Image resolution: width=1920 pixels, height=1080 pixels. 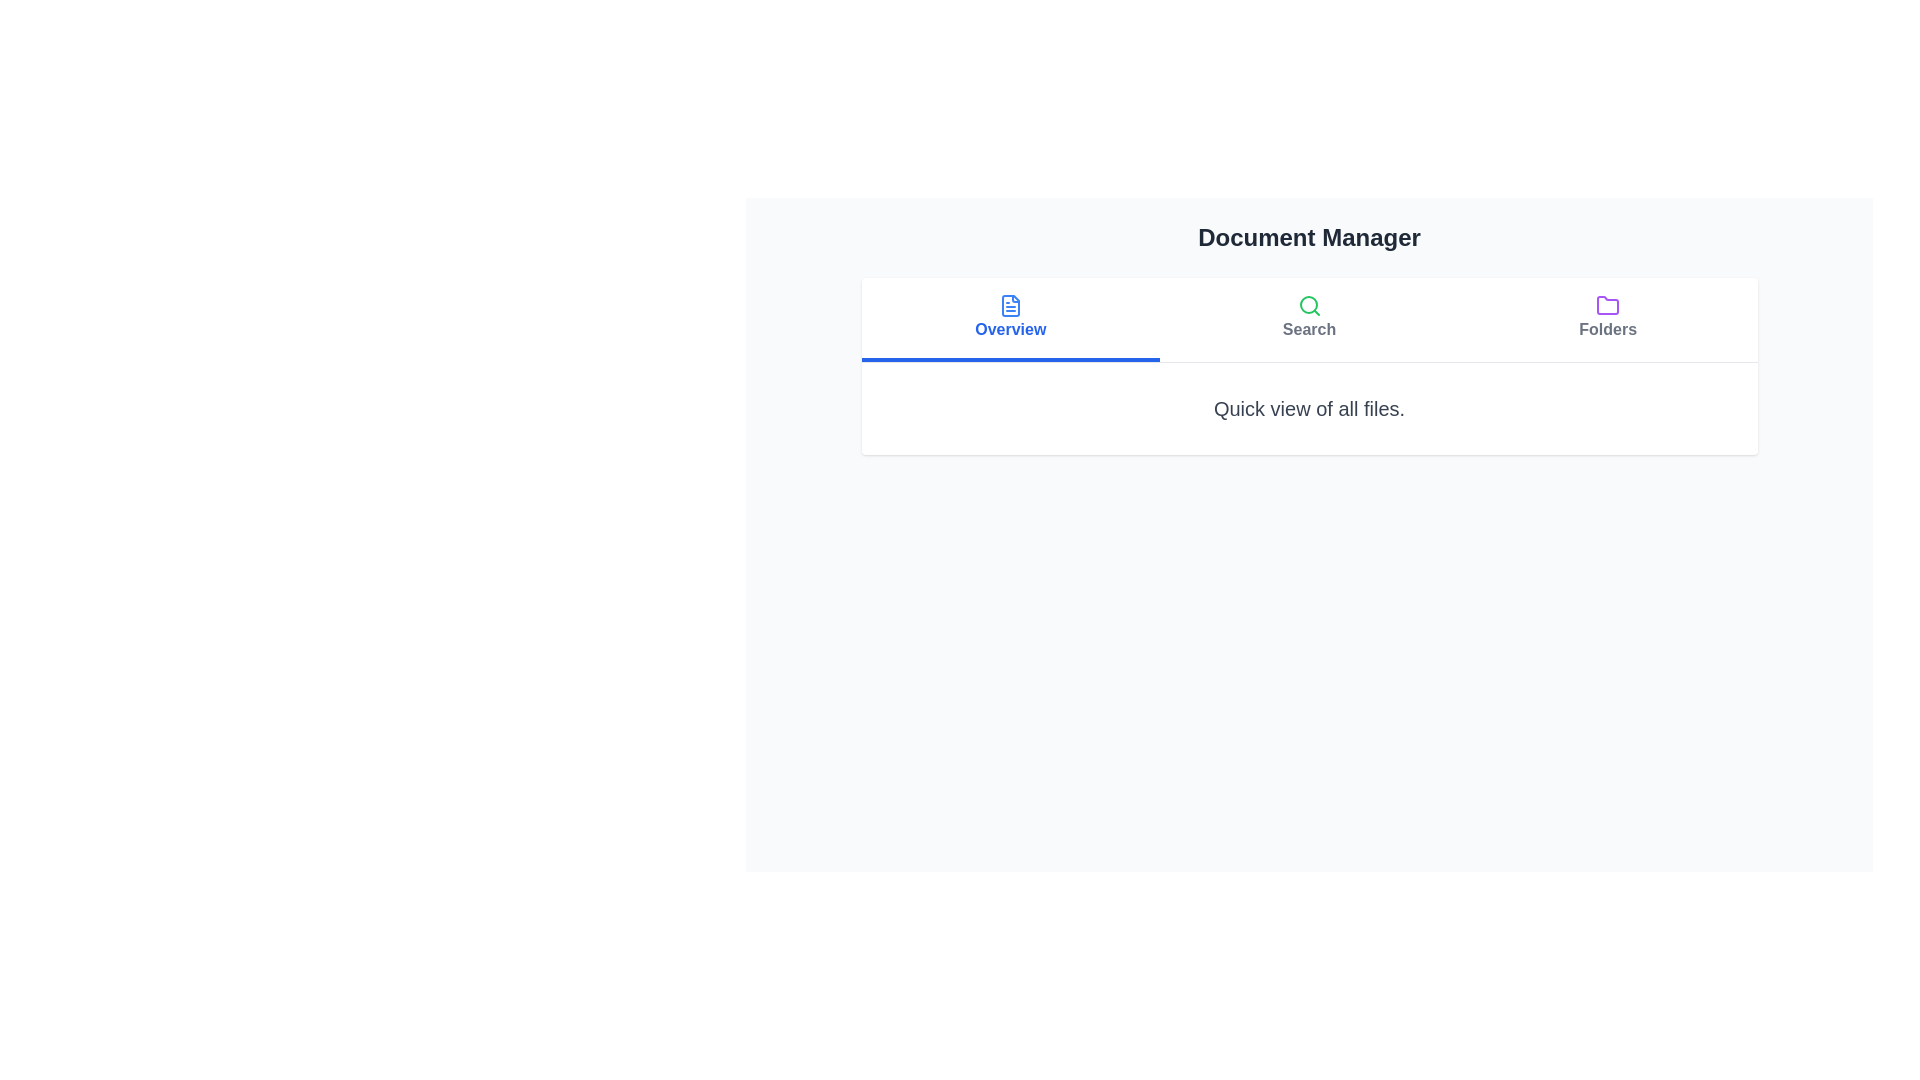 I want to click on the button with an icon and text that provides access to the 'Folders' section in the document management interface, located at the top-right corner of the navigation bar, so click(x=1608, y=316).